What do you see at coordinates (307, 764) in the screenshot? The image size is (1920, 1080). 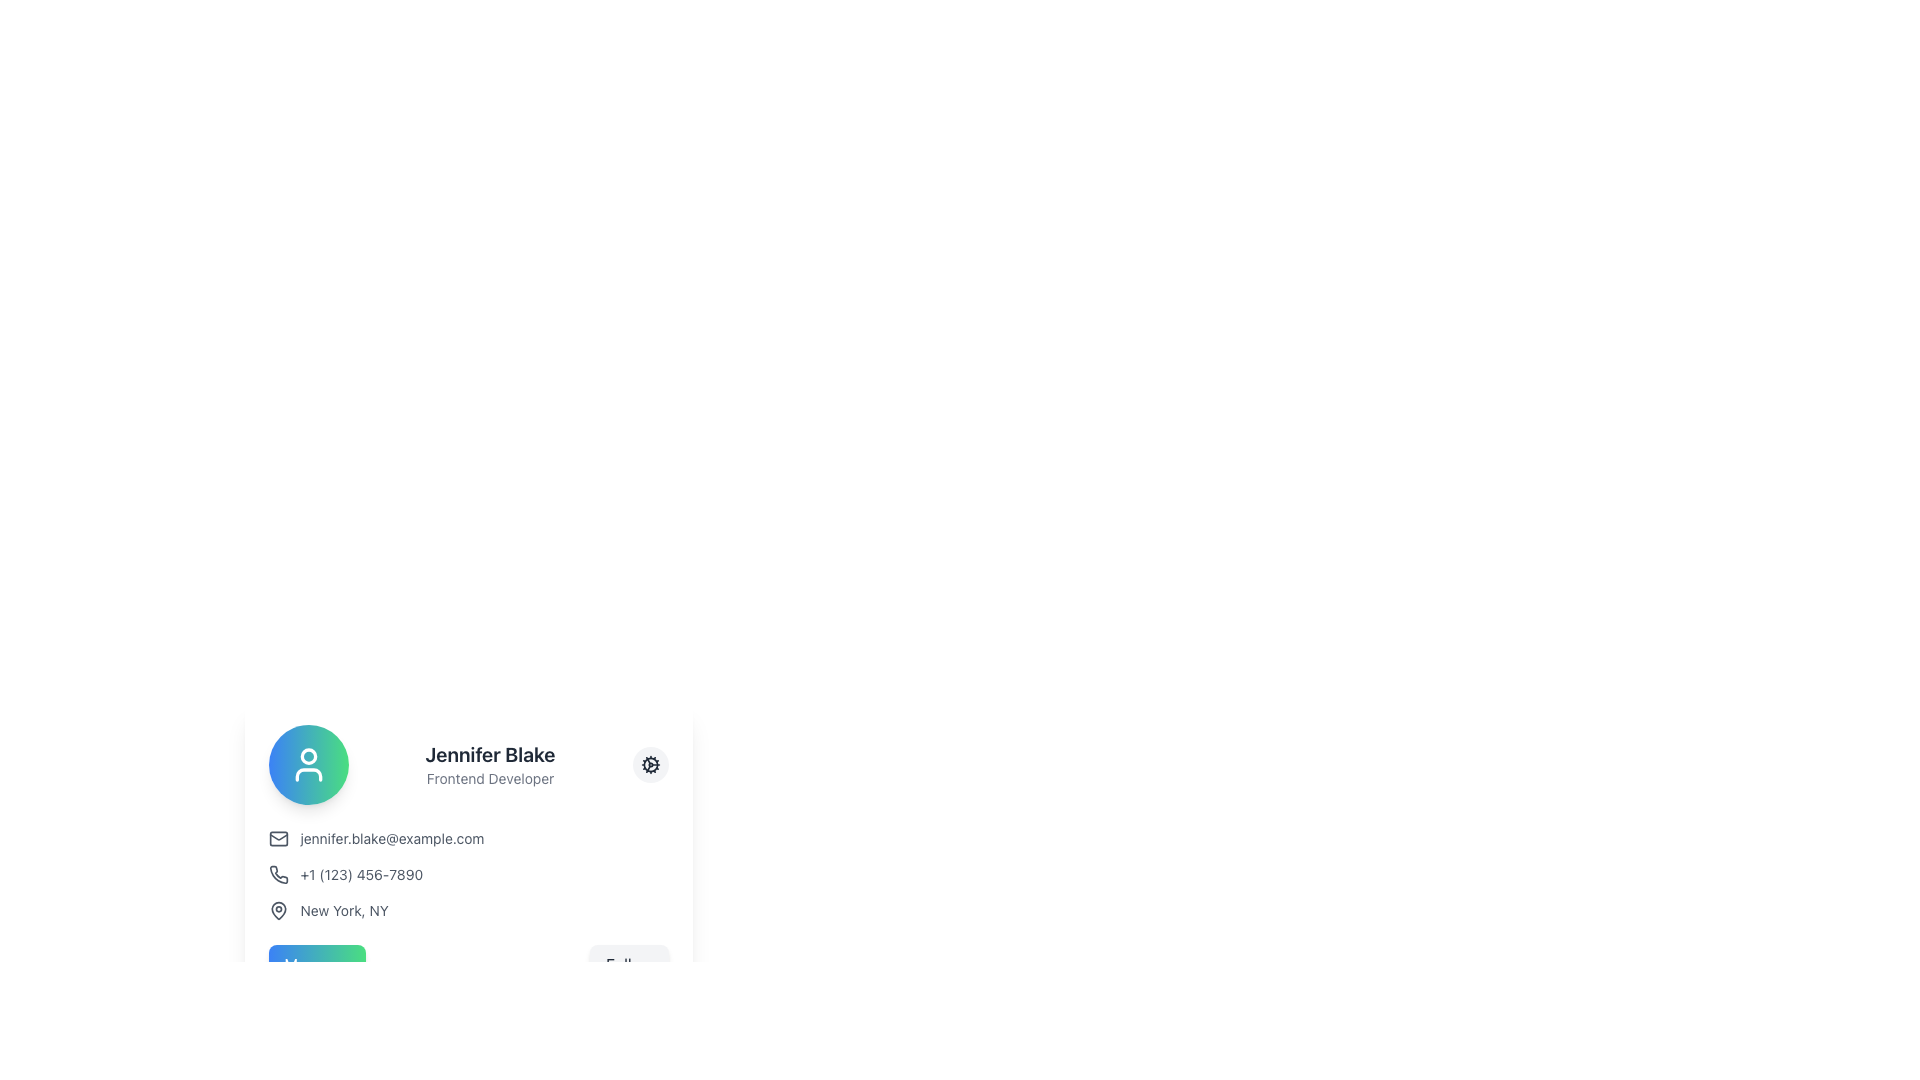 I see `the user profile SVG icon, which is a circular icon with a white stroke against a colorful gradient background, located in the upper-left corner of the card layout` at bounding box center [307, 764].